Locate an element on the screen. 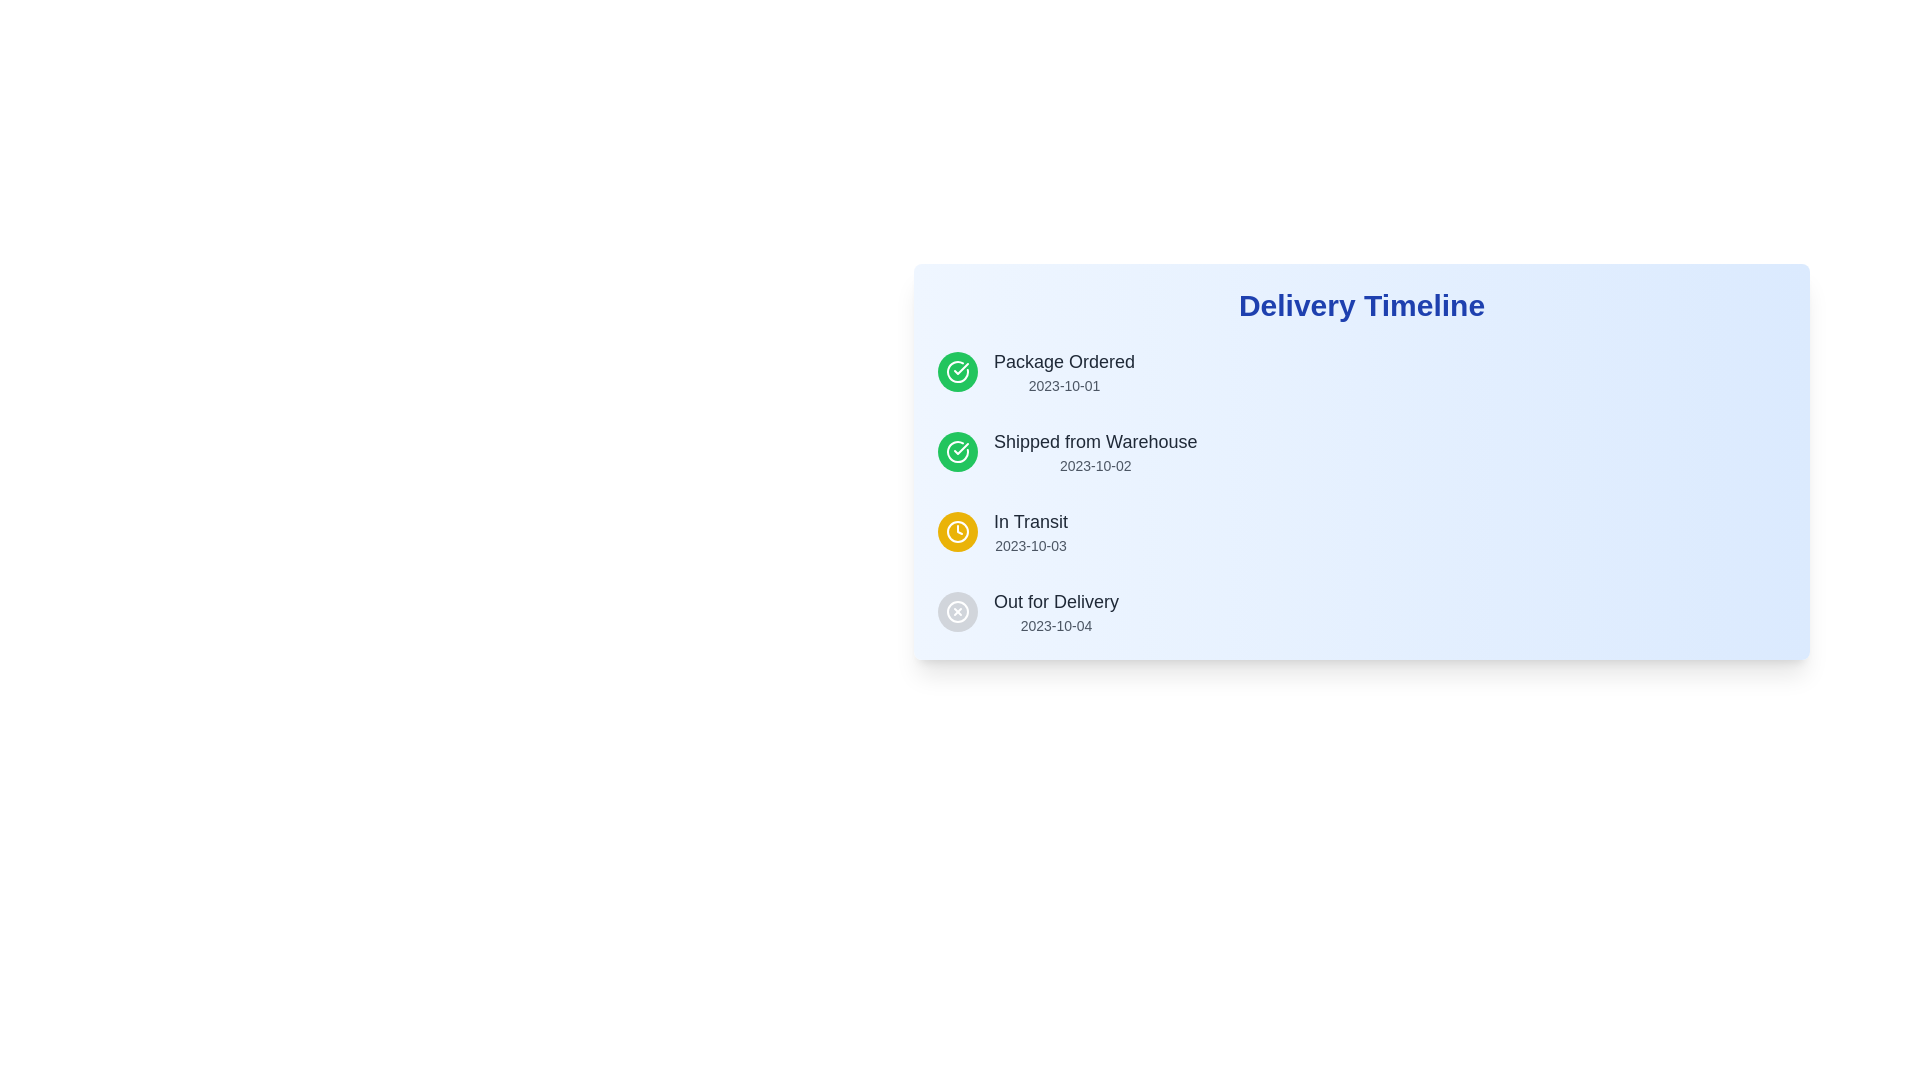 The image size is (1920, 1080). the circular green icon with a checkmark that represents 'Package Ordered' in the delivery timeline is located at coordinates (957, 371).